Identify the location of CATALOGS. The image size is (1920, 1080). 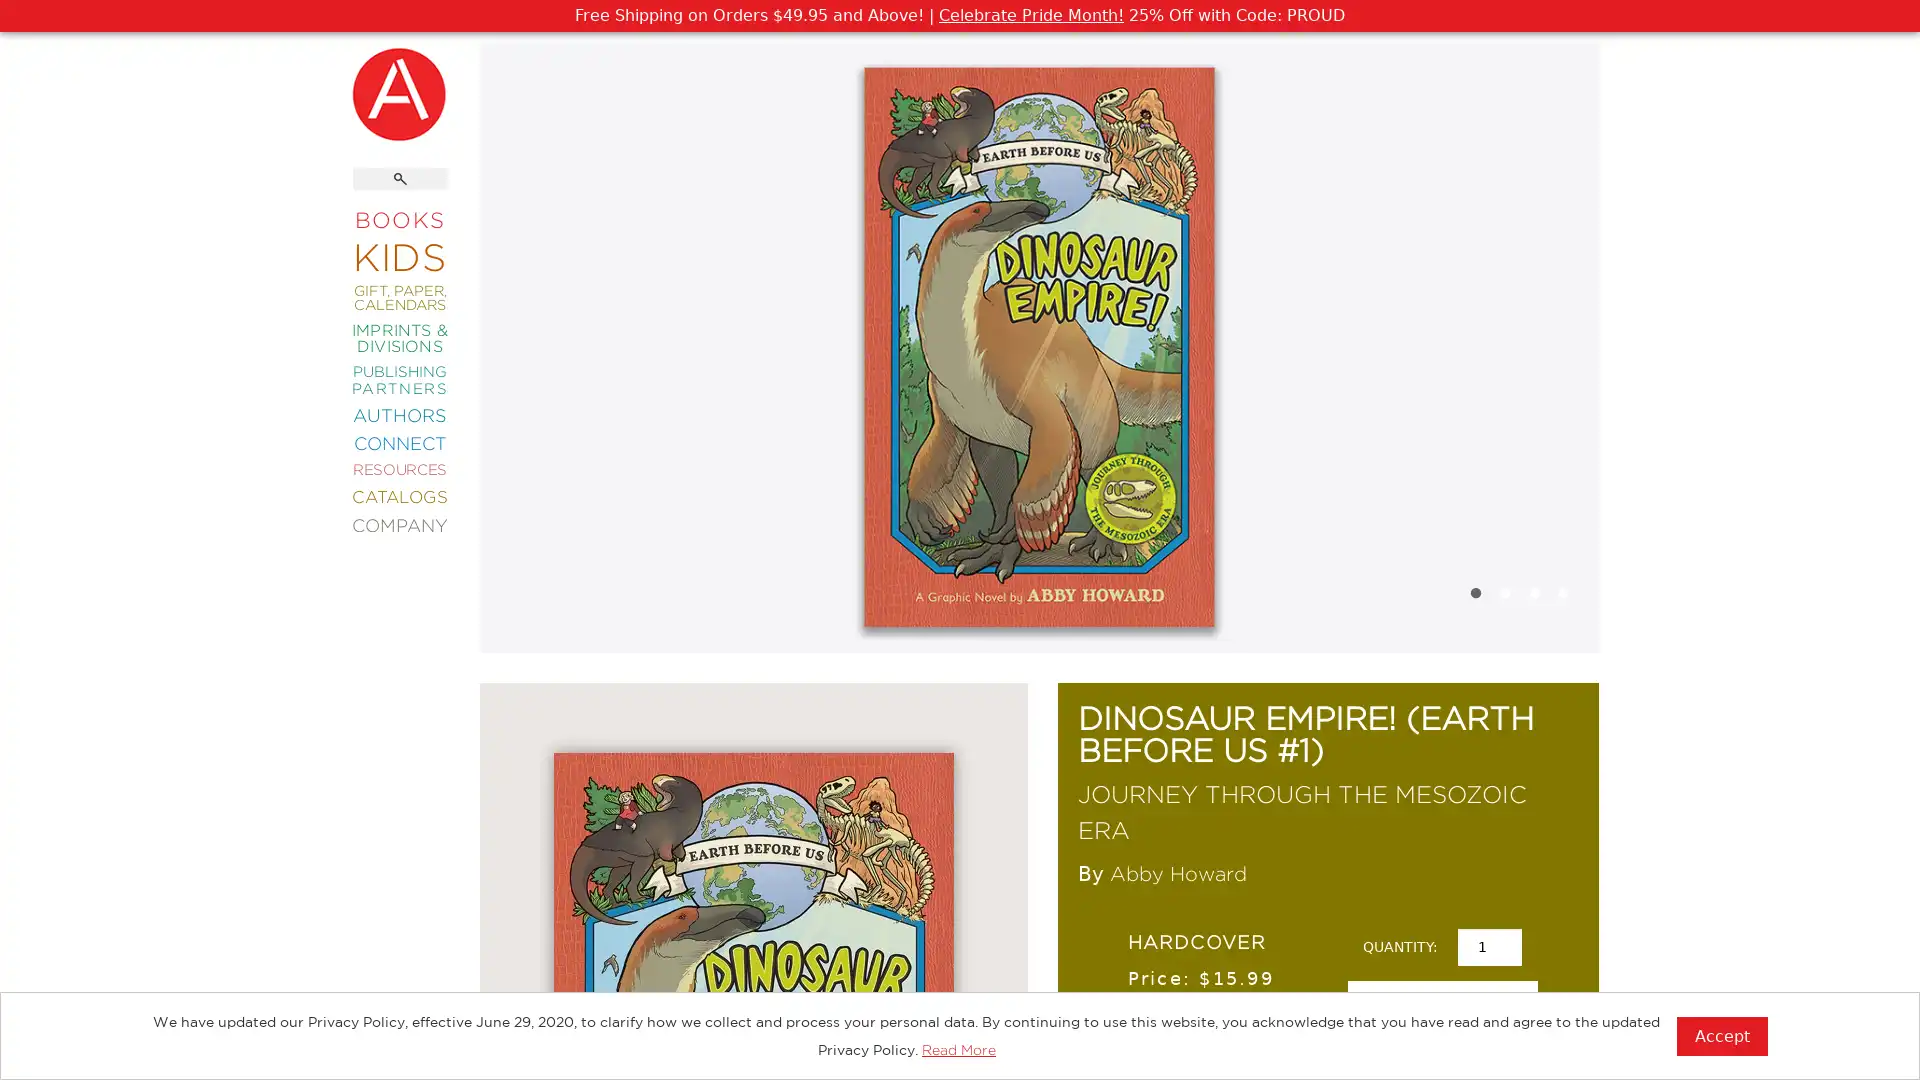
(399, 495).